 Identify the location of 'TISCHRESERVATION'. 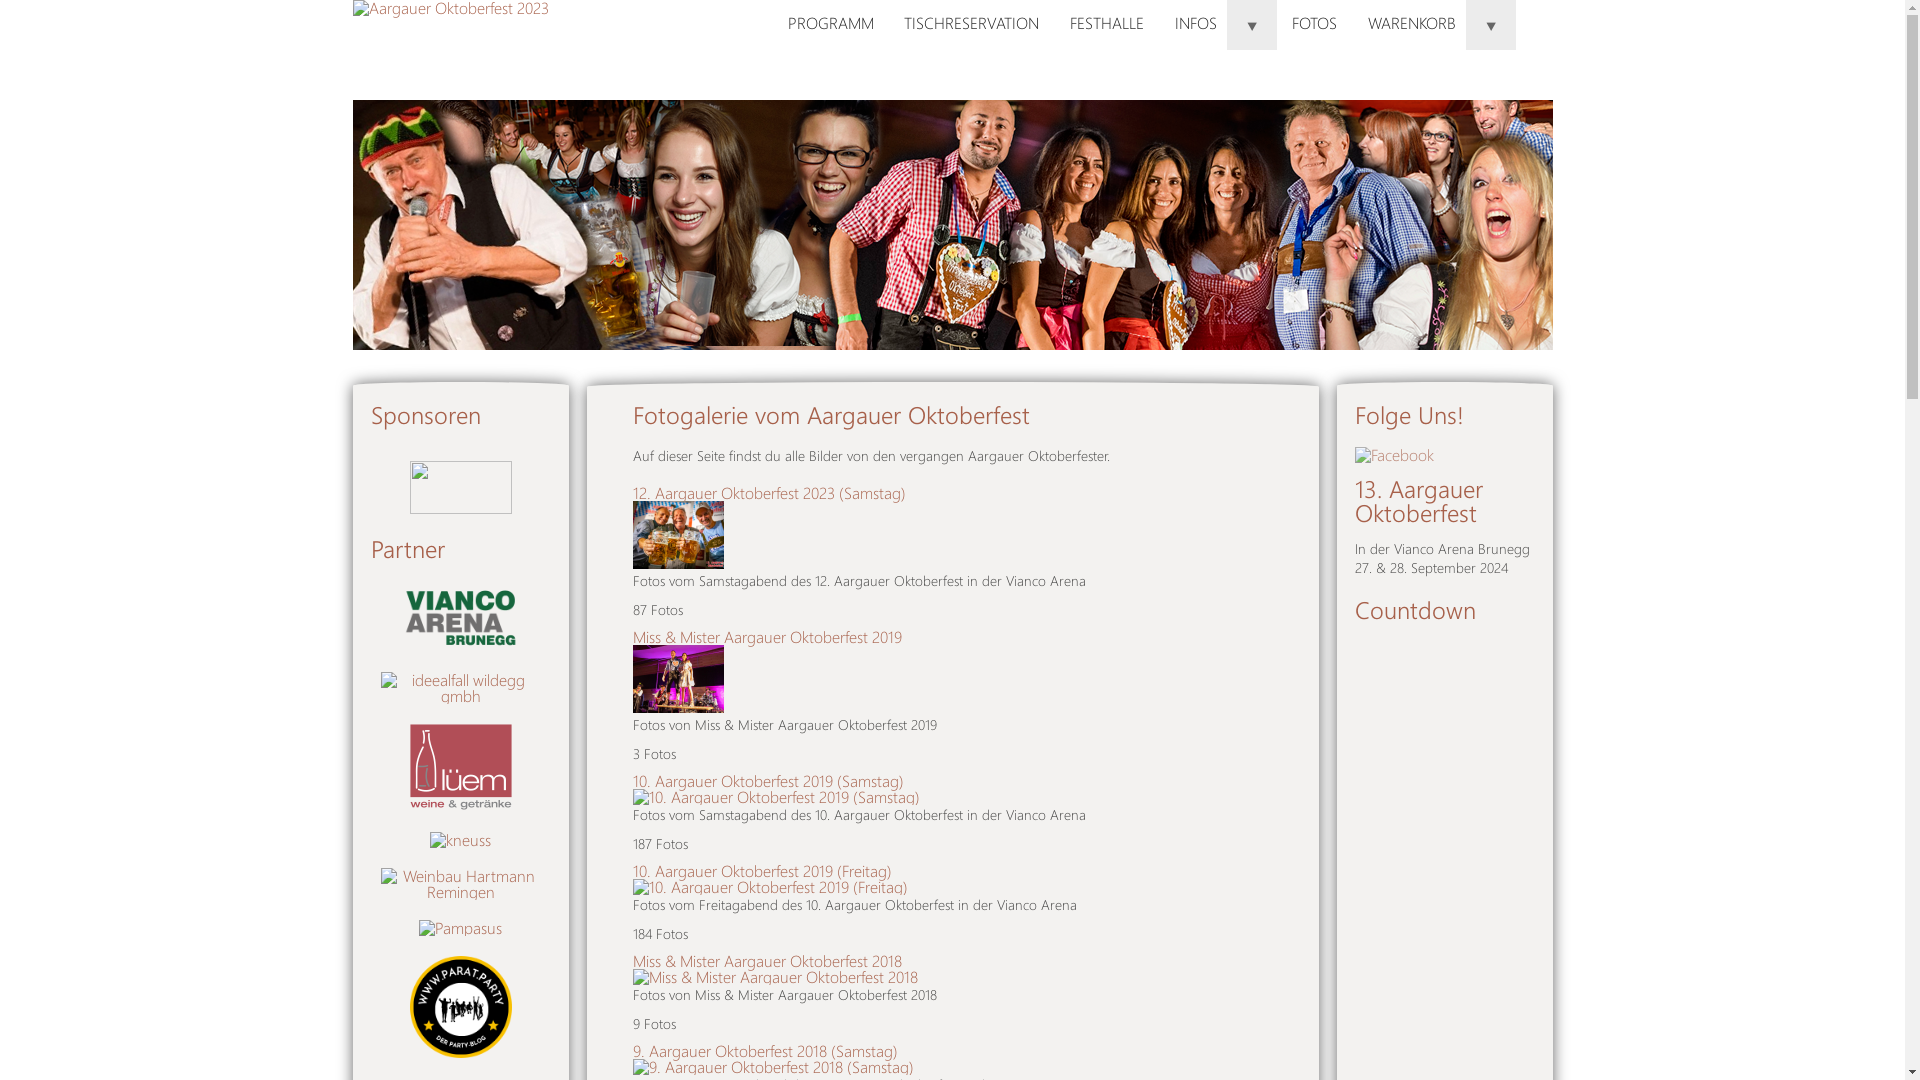
(971, 23).